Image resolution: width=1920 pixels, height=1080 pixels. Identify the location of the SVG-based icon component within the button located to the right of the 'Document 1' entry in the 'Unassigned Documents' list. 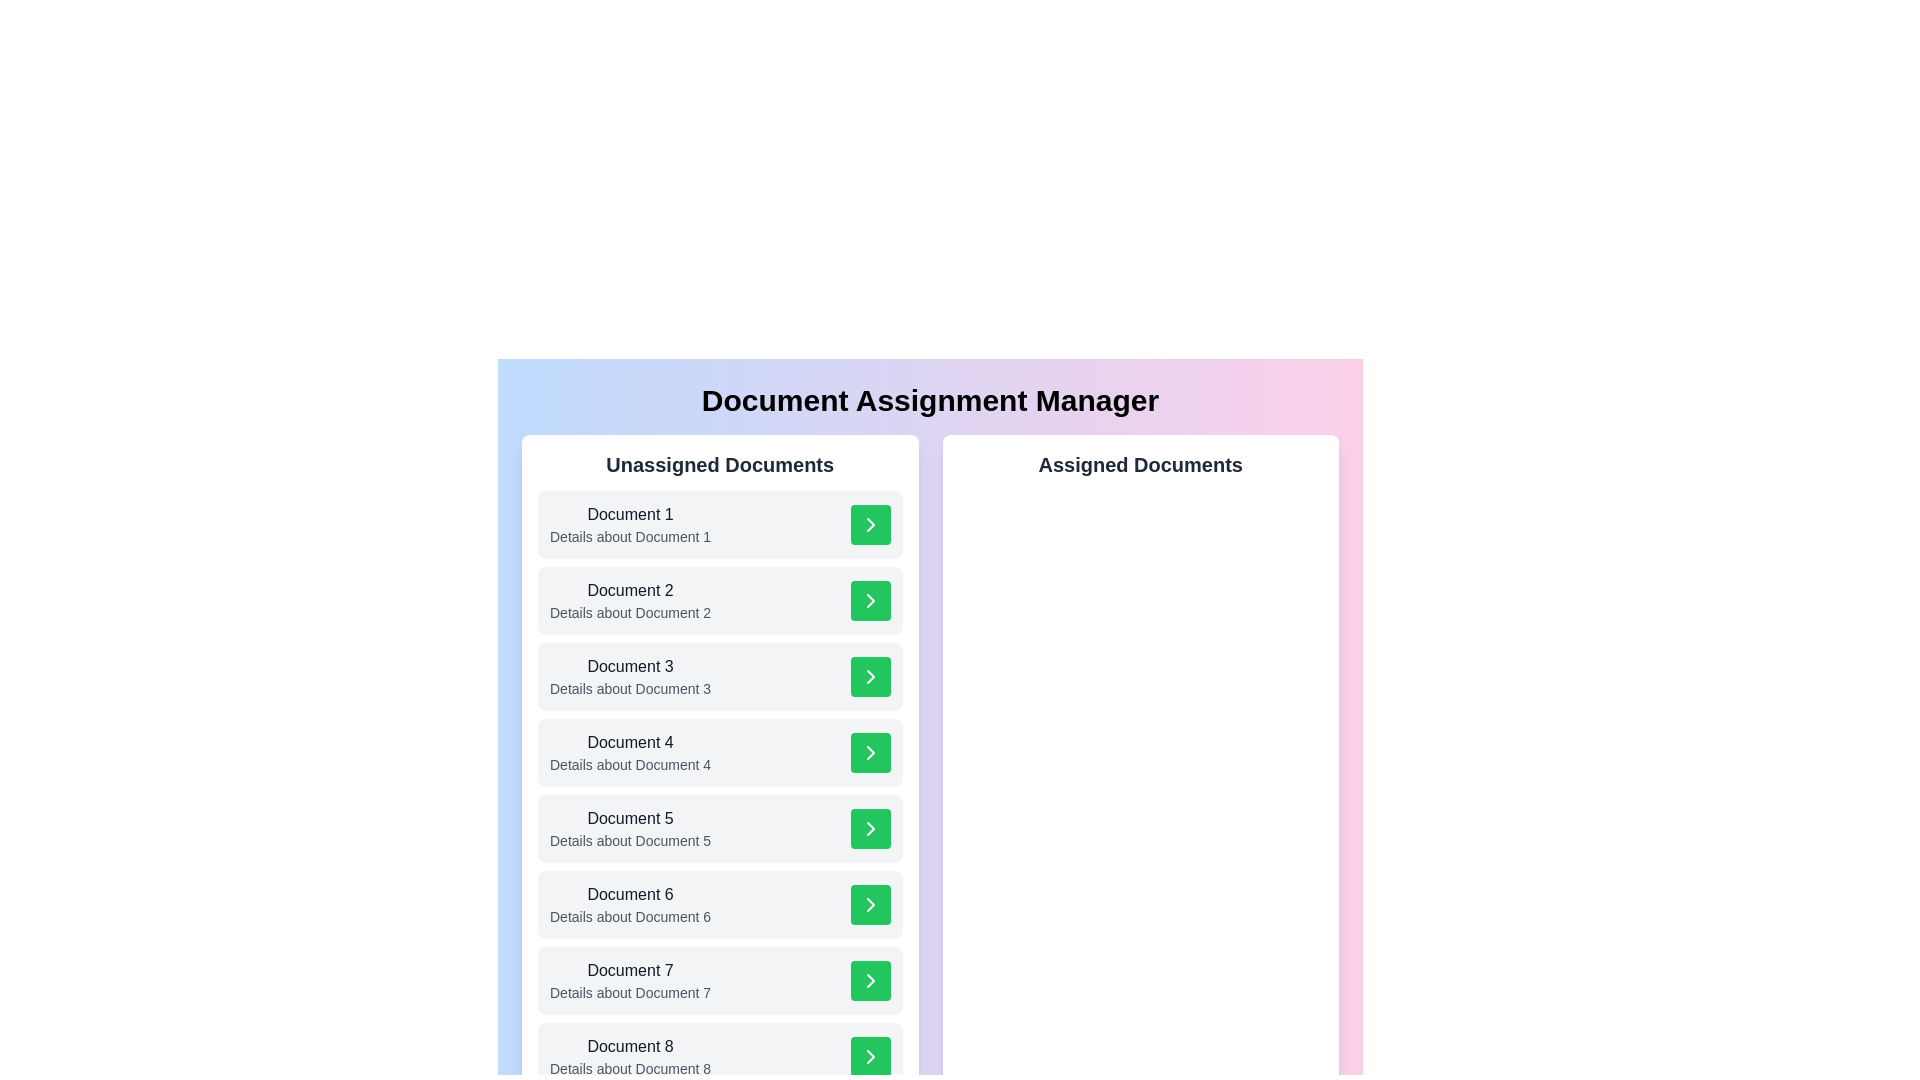
(870, 523).